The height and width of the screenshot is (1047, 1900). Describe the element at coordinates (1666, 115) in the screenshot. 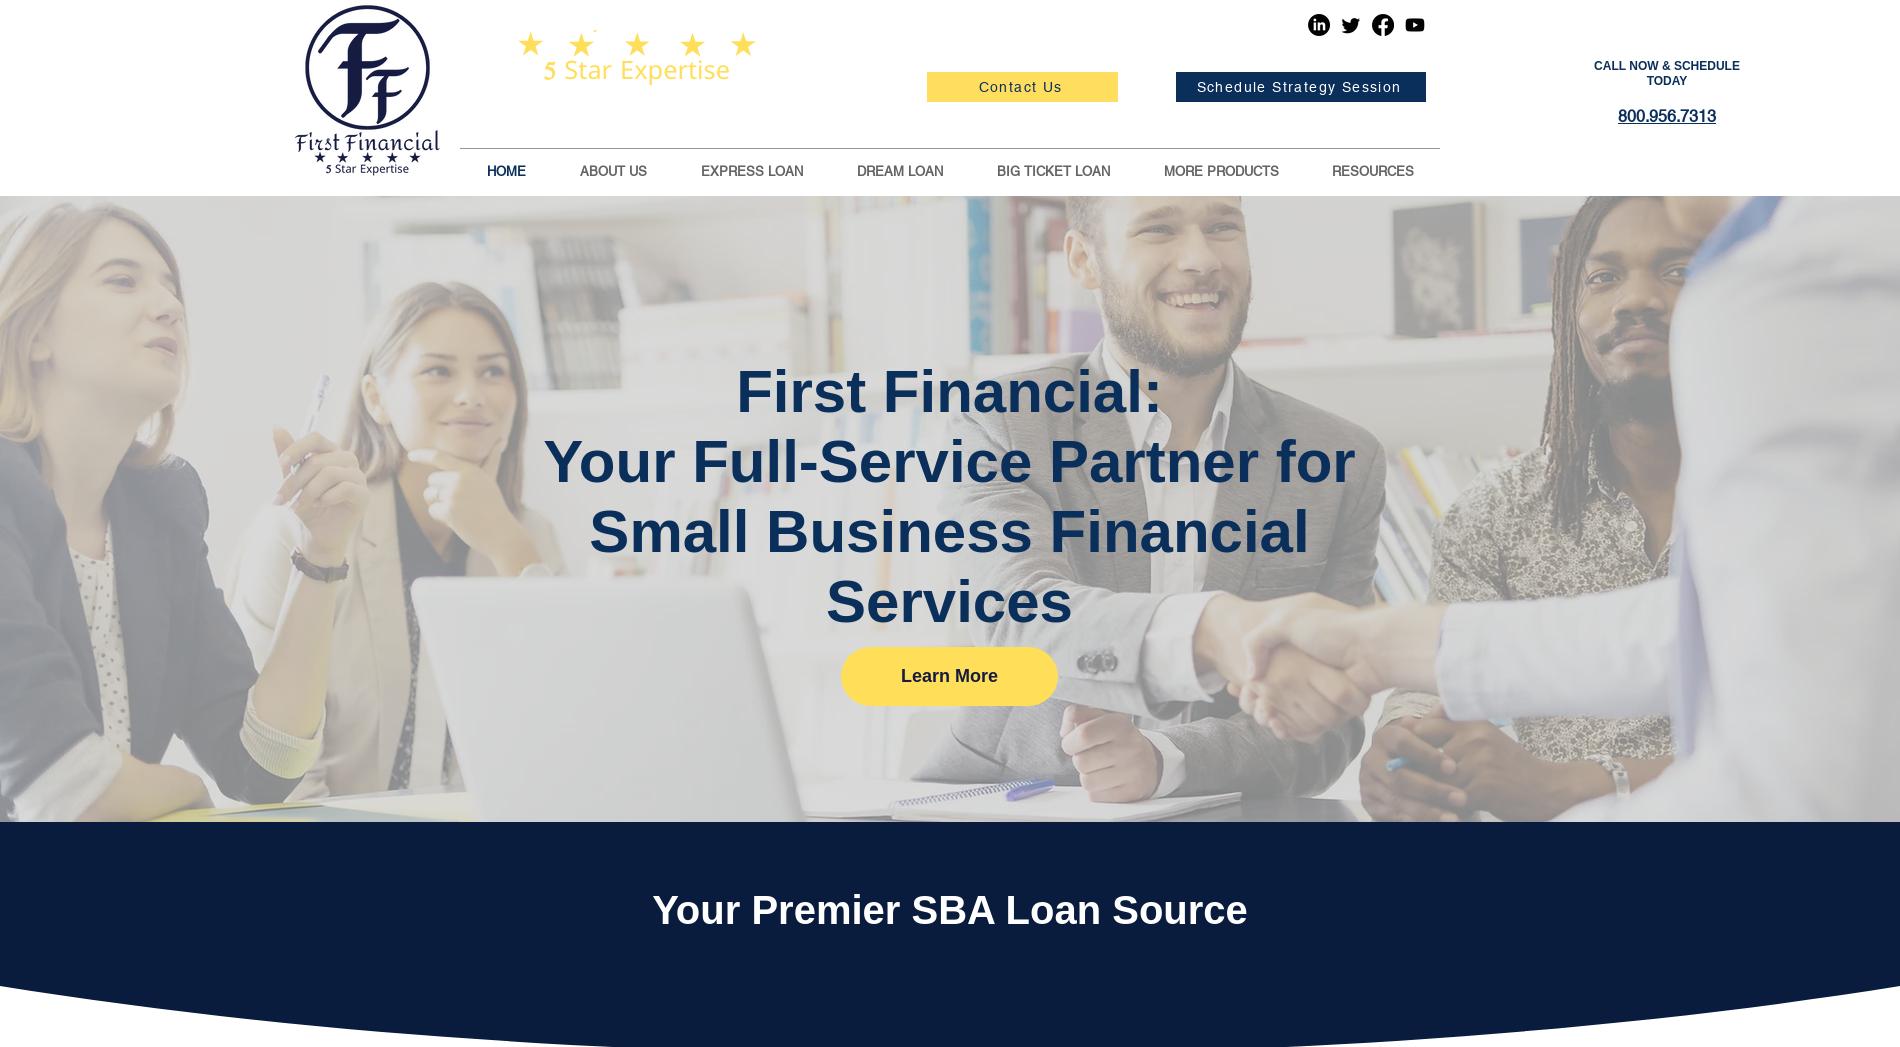

I see `'800.956.7313'` at that location.